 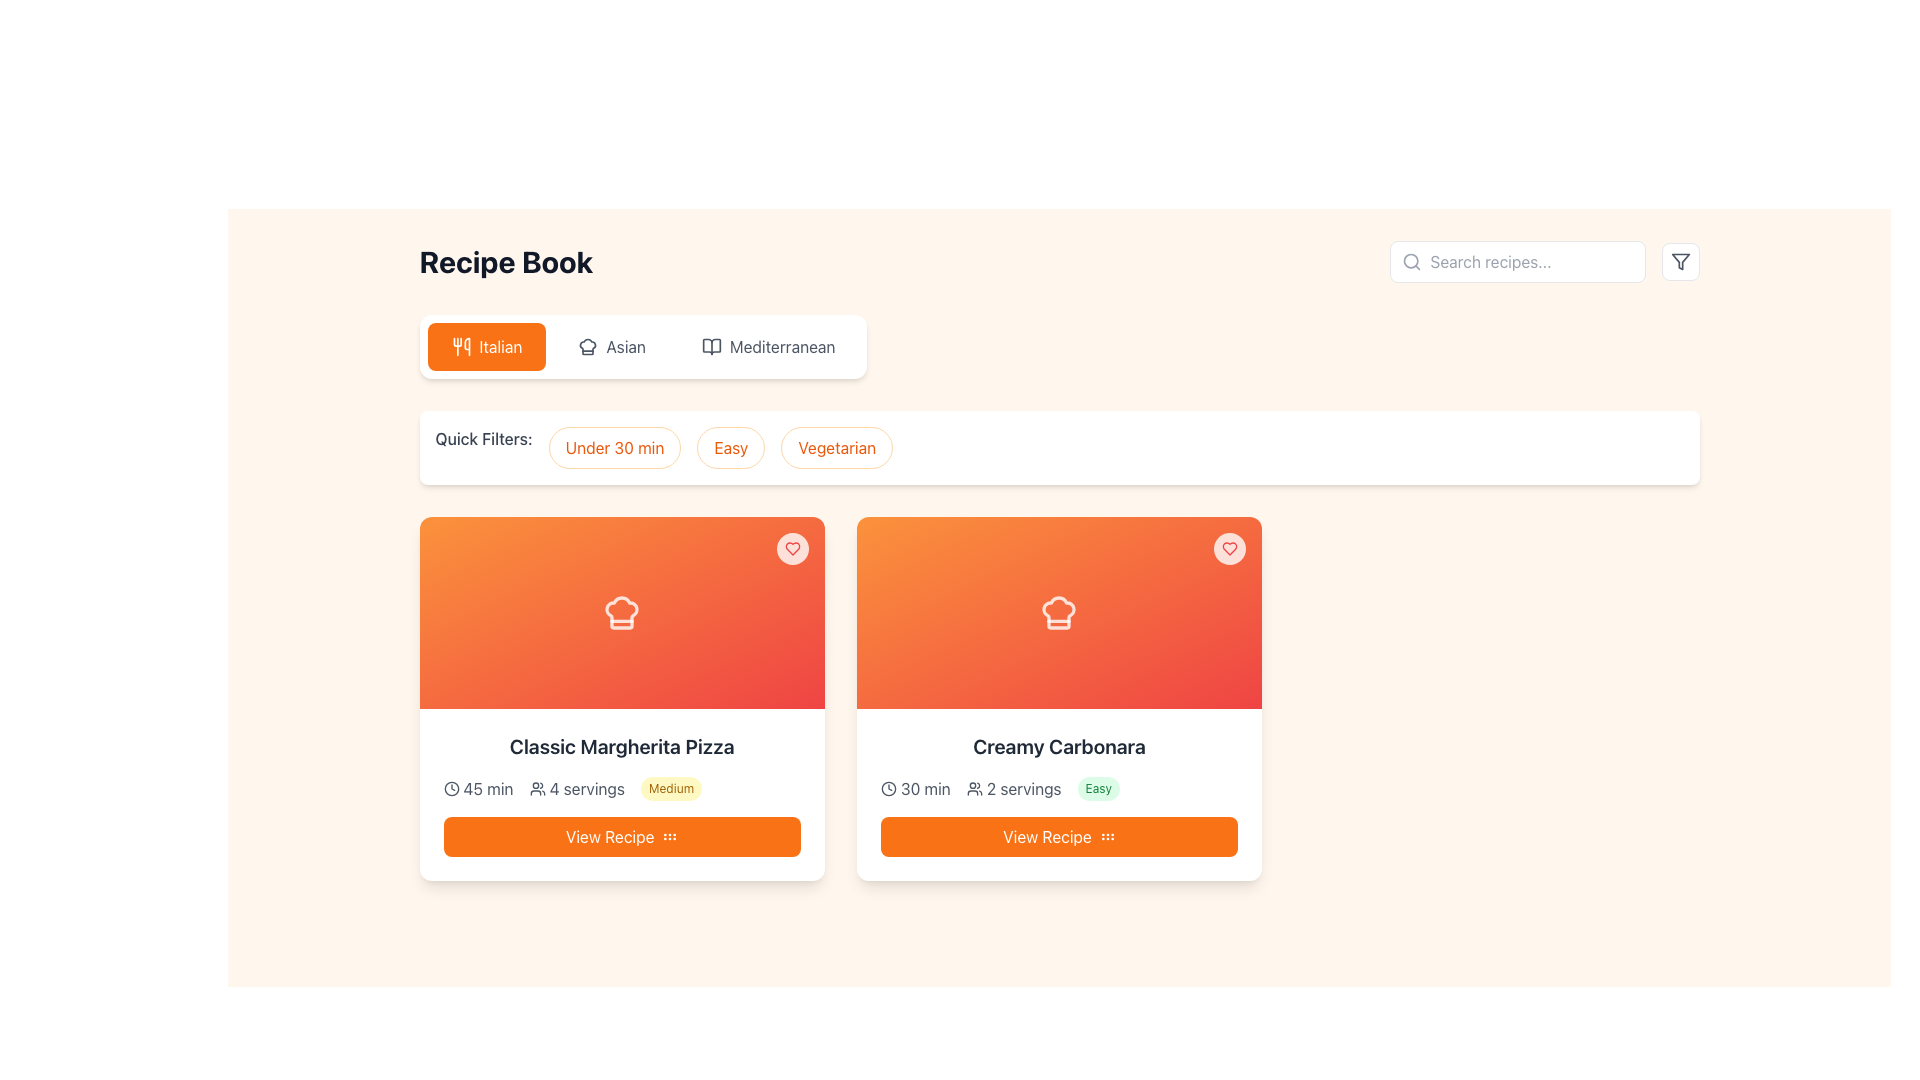 I want to click on the orange rectangular button labeled 'View Recipe' located at the bottom center of the 'Classic Margherita Pizza' card to trigger its color change effect, so click(x=621, y=837).